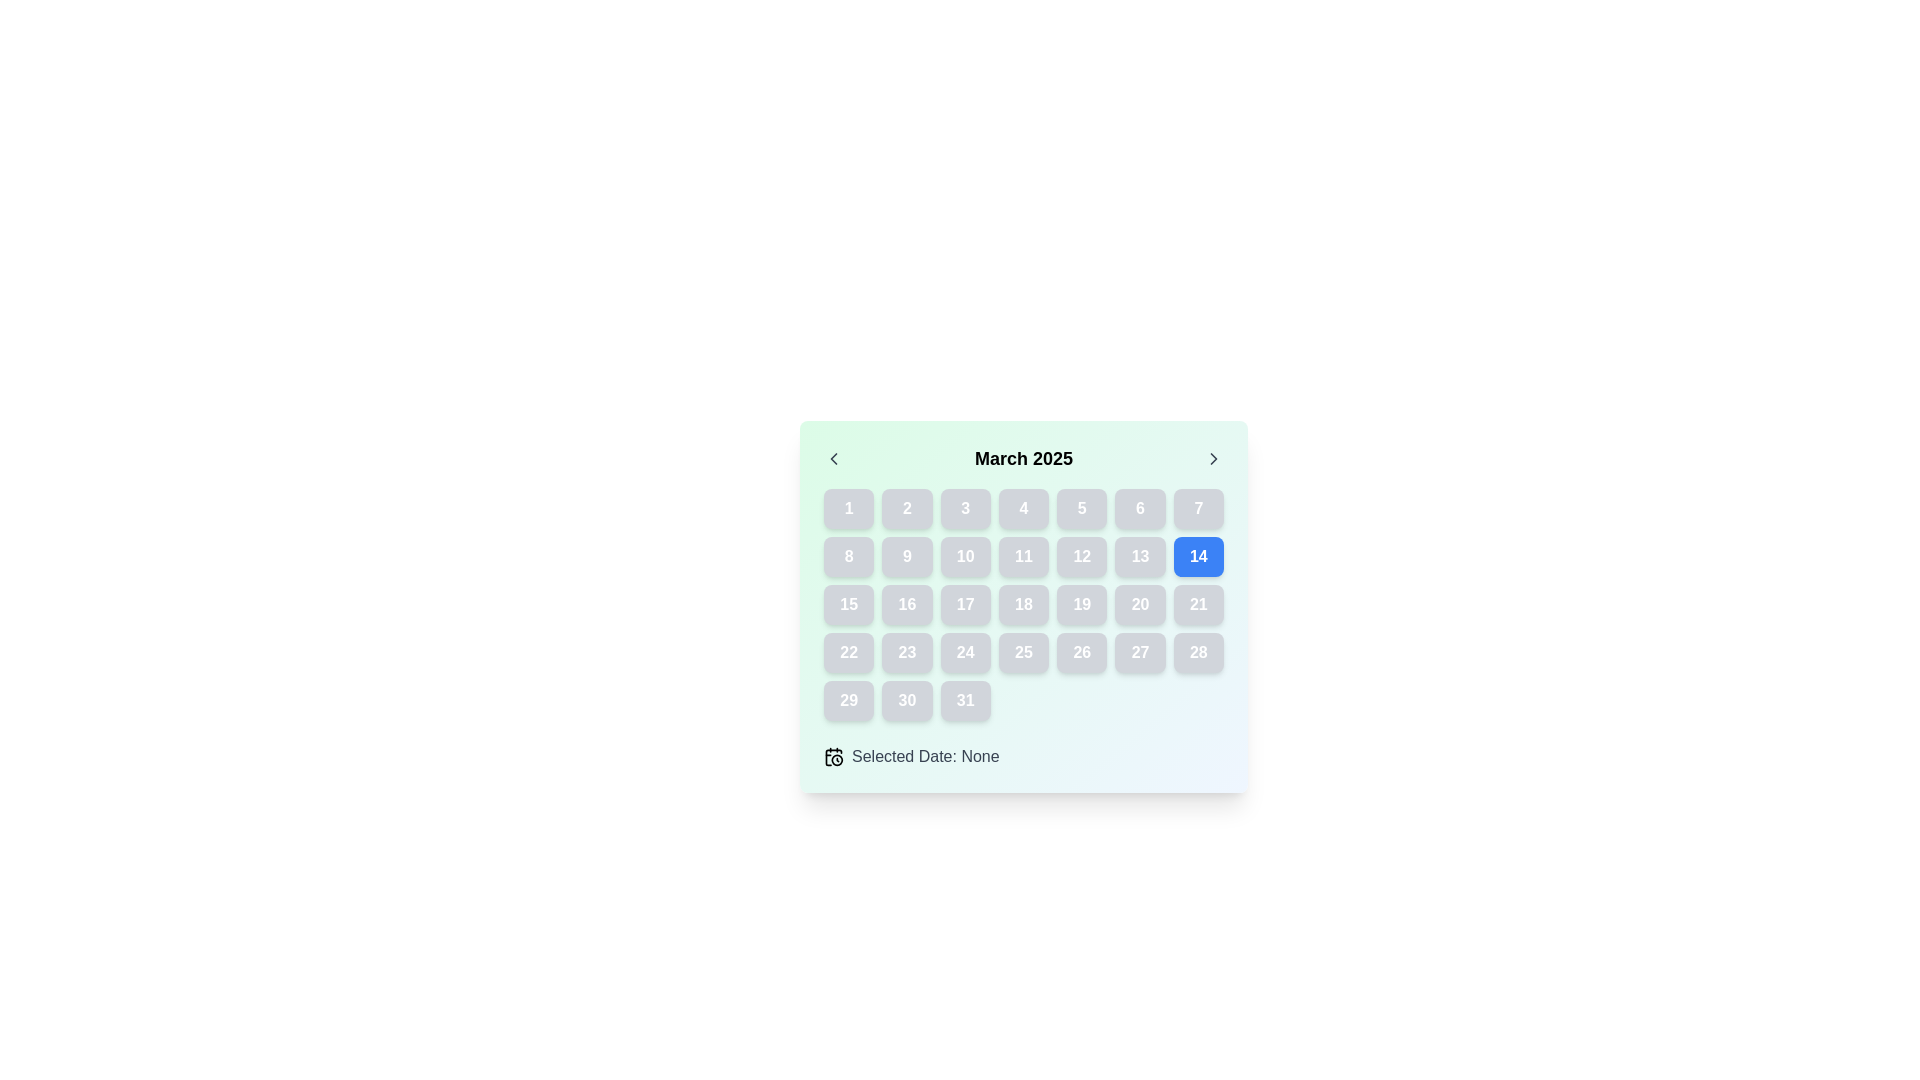  Describe the element at coordinates (1023, 508) in the screenshot. I see `the calendar button representing the date '4'` at that location.